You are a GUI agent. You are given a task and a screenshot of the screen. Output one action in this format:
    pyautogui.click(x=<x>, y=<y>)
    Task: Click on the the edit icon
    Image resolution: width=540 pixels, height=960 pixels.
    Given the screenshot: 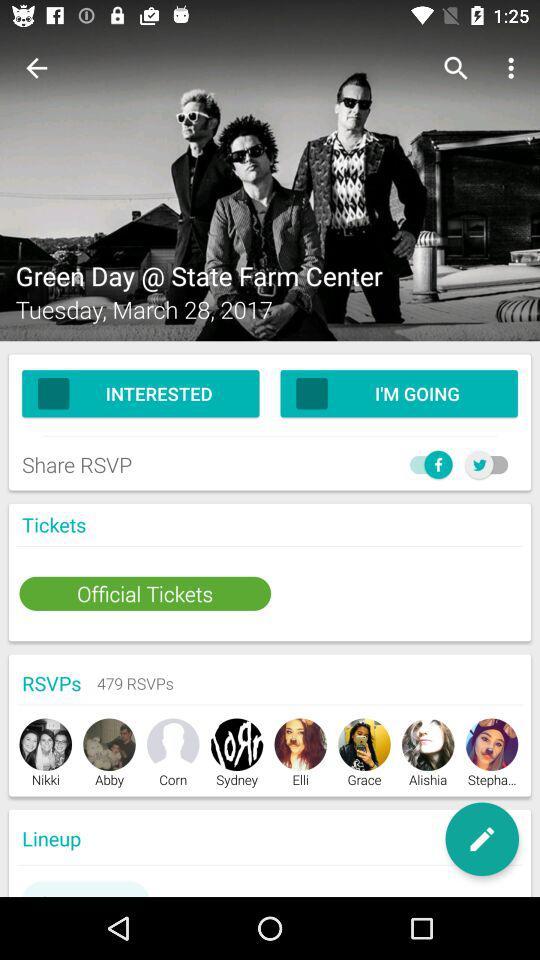 What is the action you would take?
    pyautogui.click(x=481, y=839)
    